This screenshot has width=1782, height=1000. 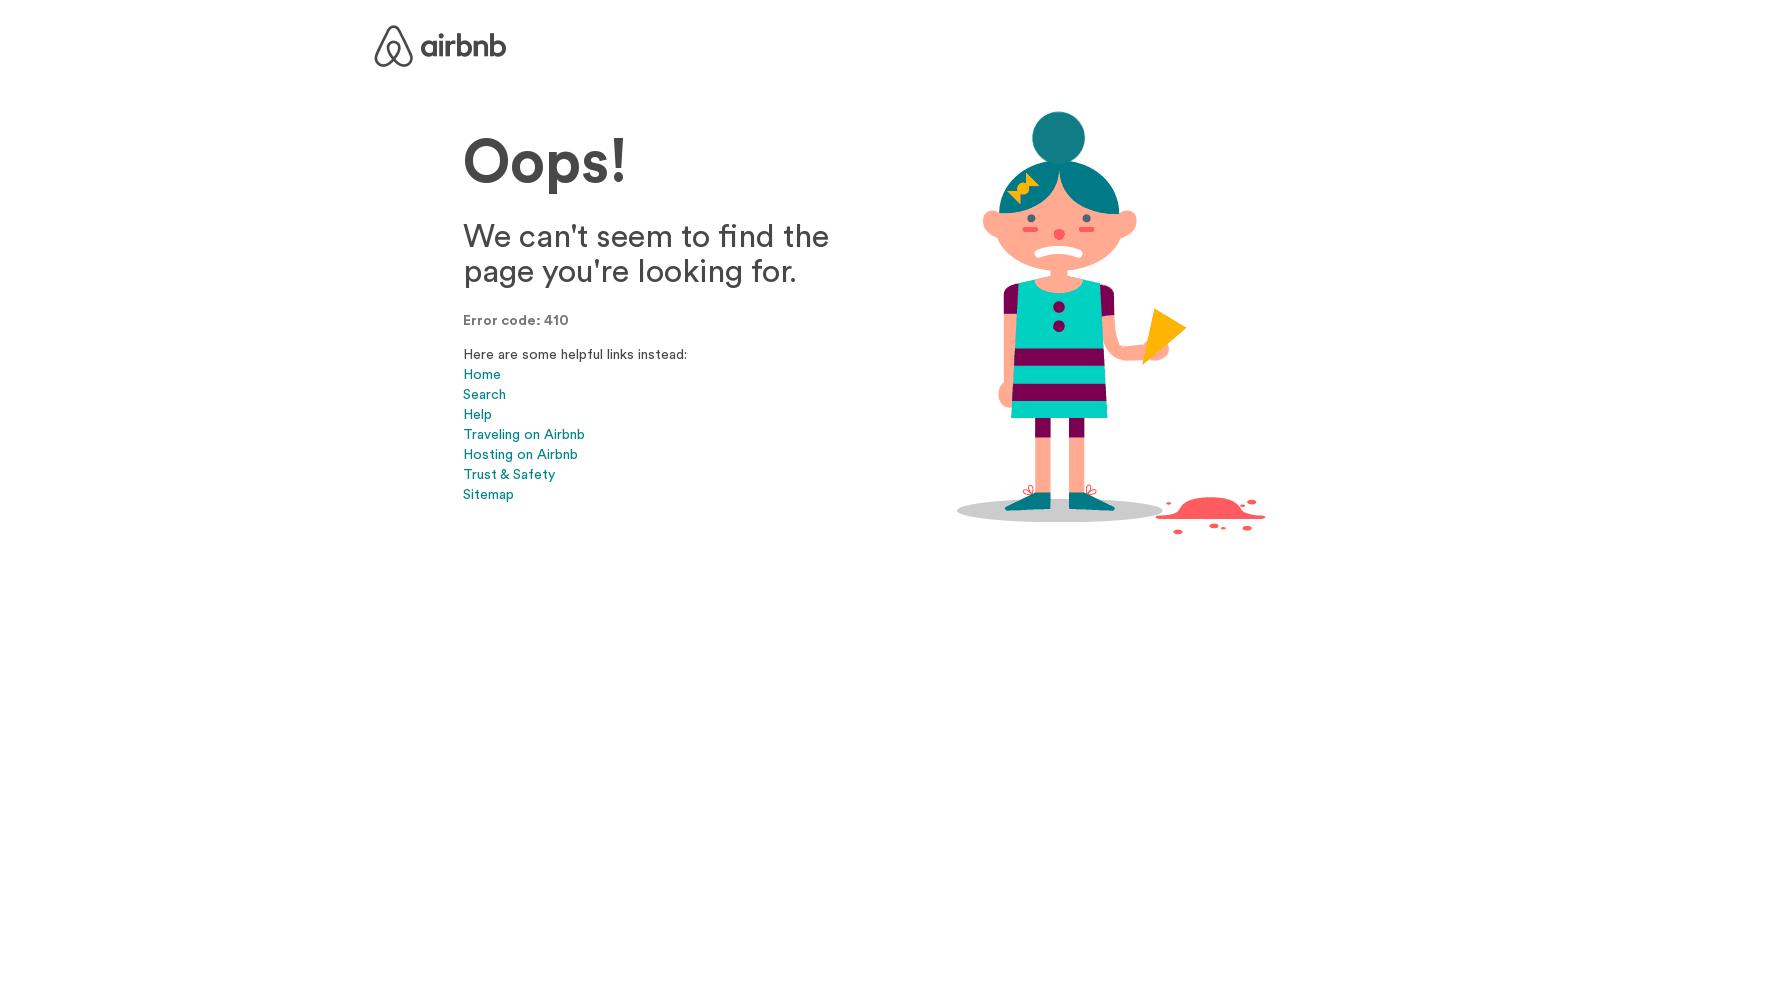 What do you see at coordinates (483, 393) in the screenshot?
I see `'Search'` at bounding box center [483, 393].